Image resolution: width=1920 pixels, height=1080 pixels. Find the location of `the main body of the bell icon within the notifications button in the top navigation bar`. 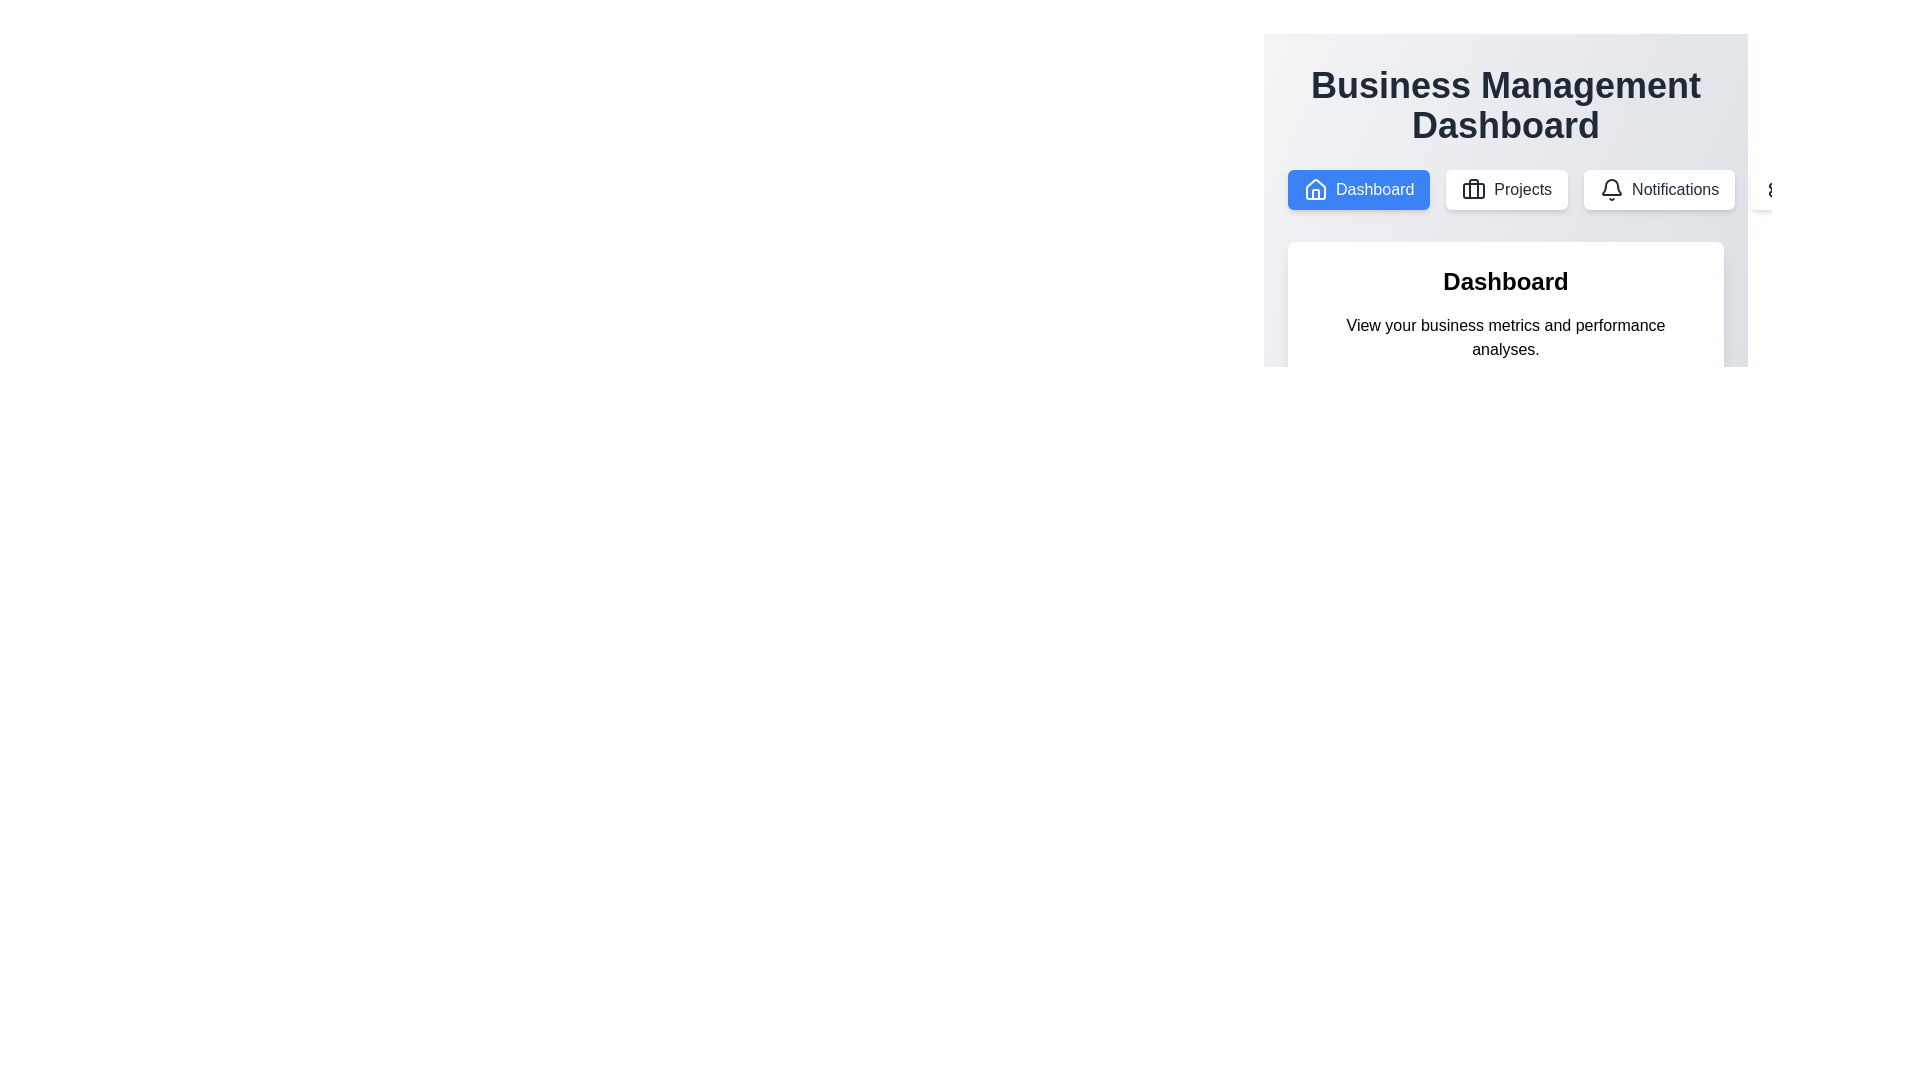

the main body of the bell icon within the notifications button in the top navigation bar is located at coordinates (1612, 187).